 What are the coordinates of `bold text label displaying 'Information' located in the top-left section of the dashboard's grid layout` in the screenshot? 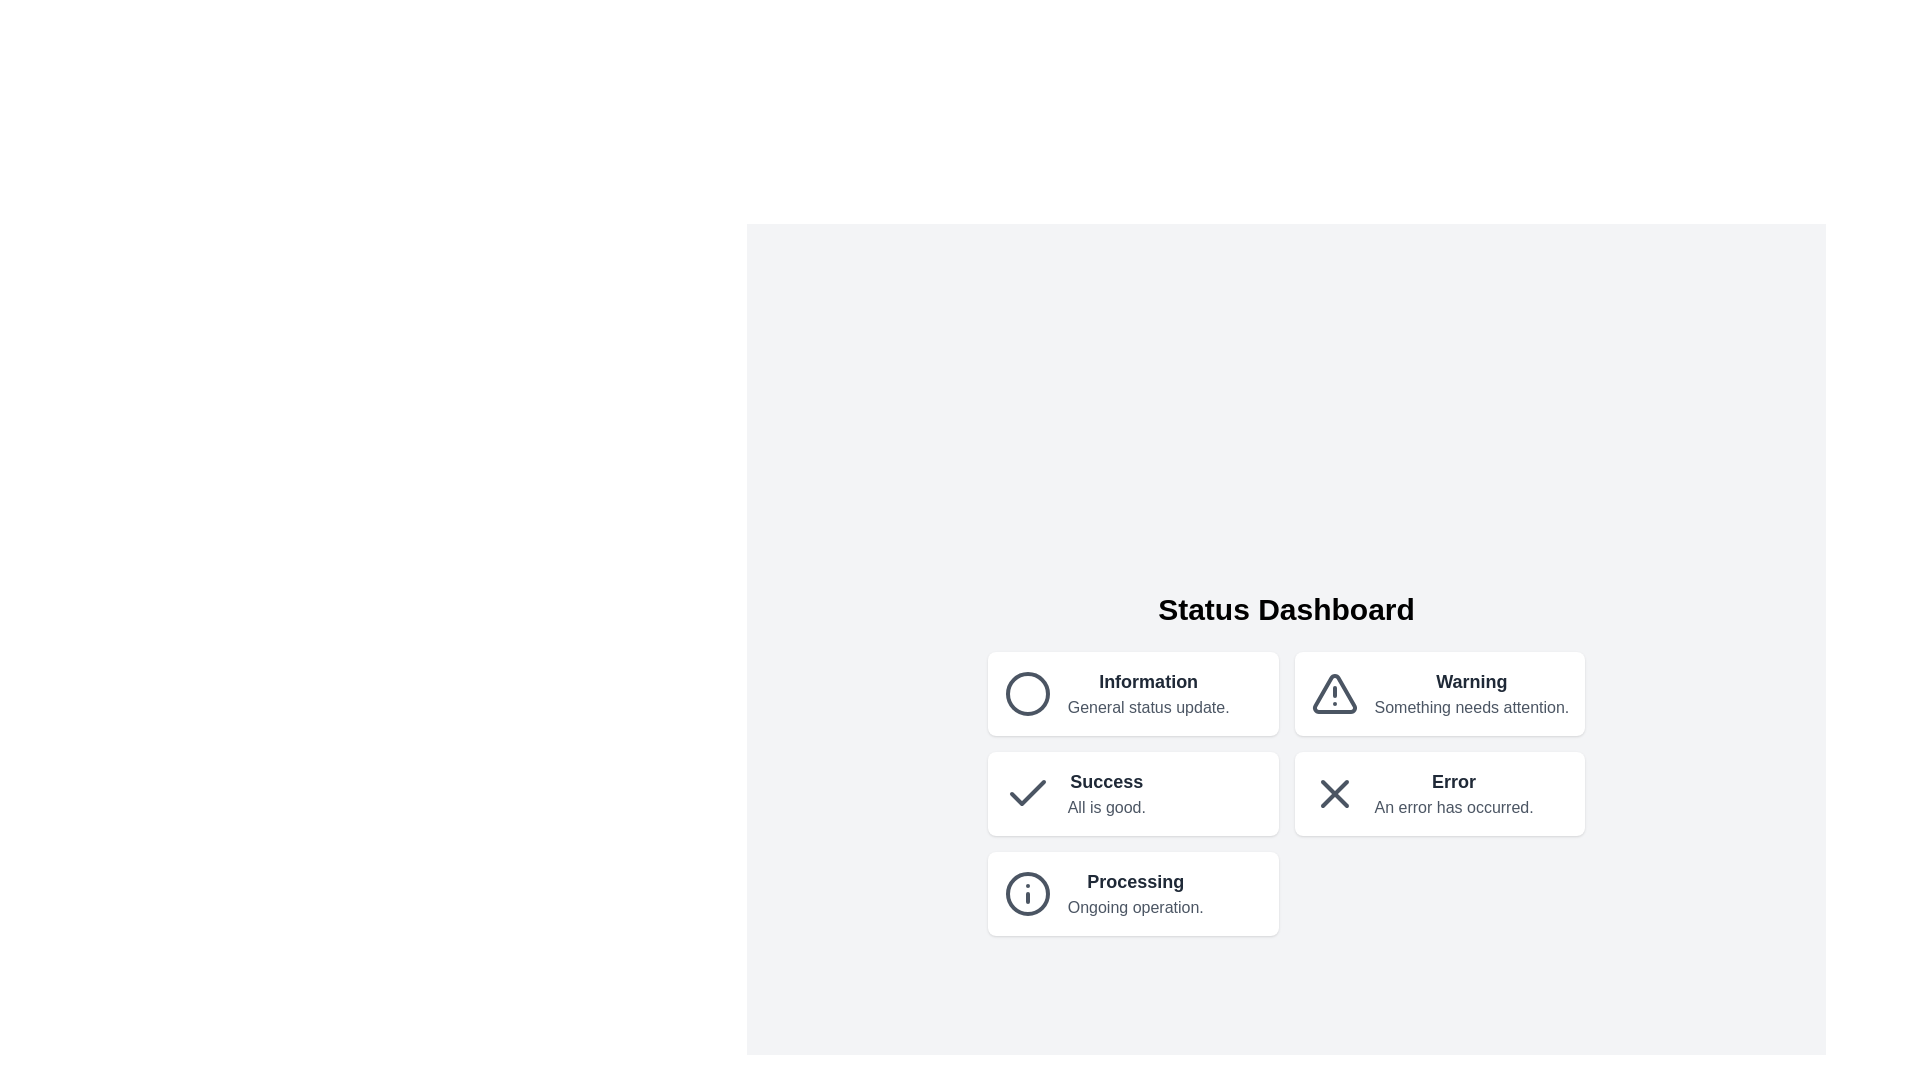 It's located at (1148, 681).